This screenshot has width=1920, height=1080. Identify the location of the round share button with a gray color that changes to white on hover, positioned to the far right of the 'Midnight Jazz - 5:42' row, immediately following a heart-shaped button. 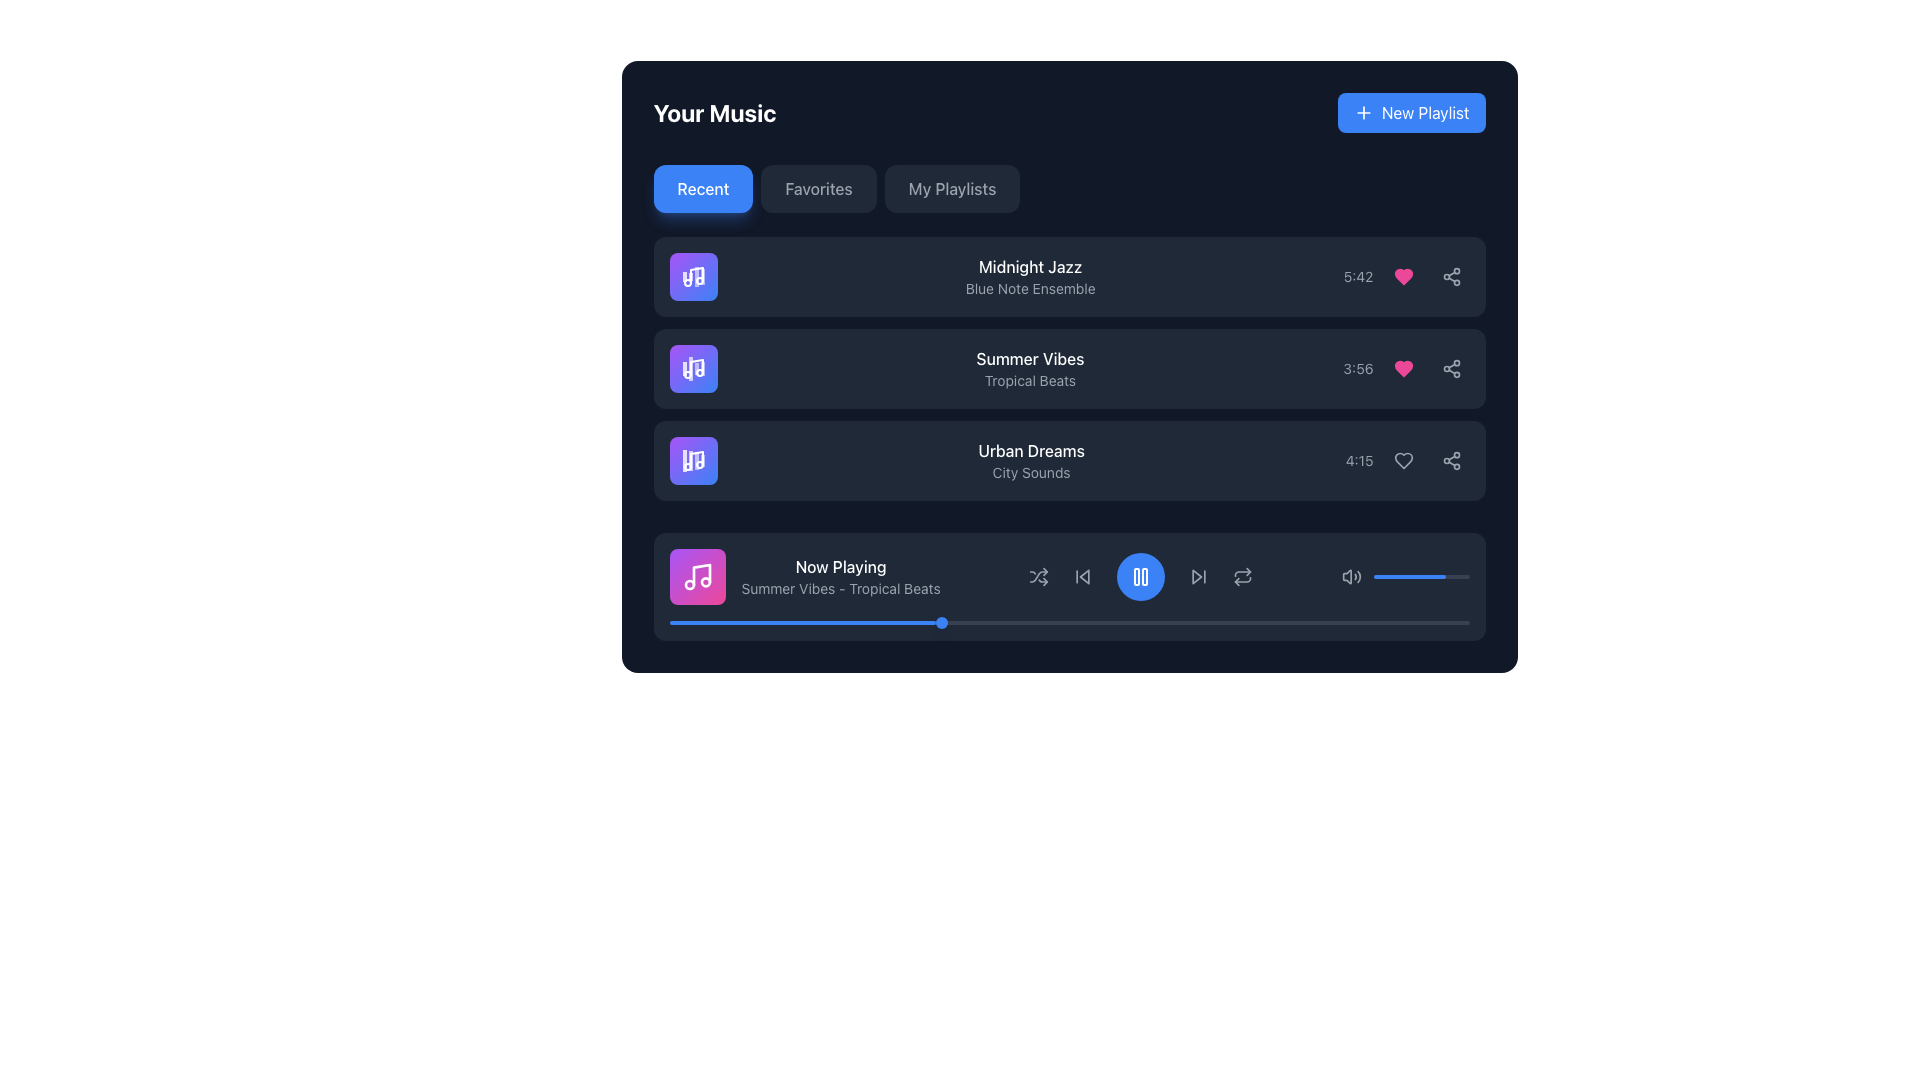
(1451, 277).